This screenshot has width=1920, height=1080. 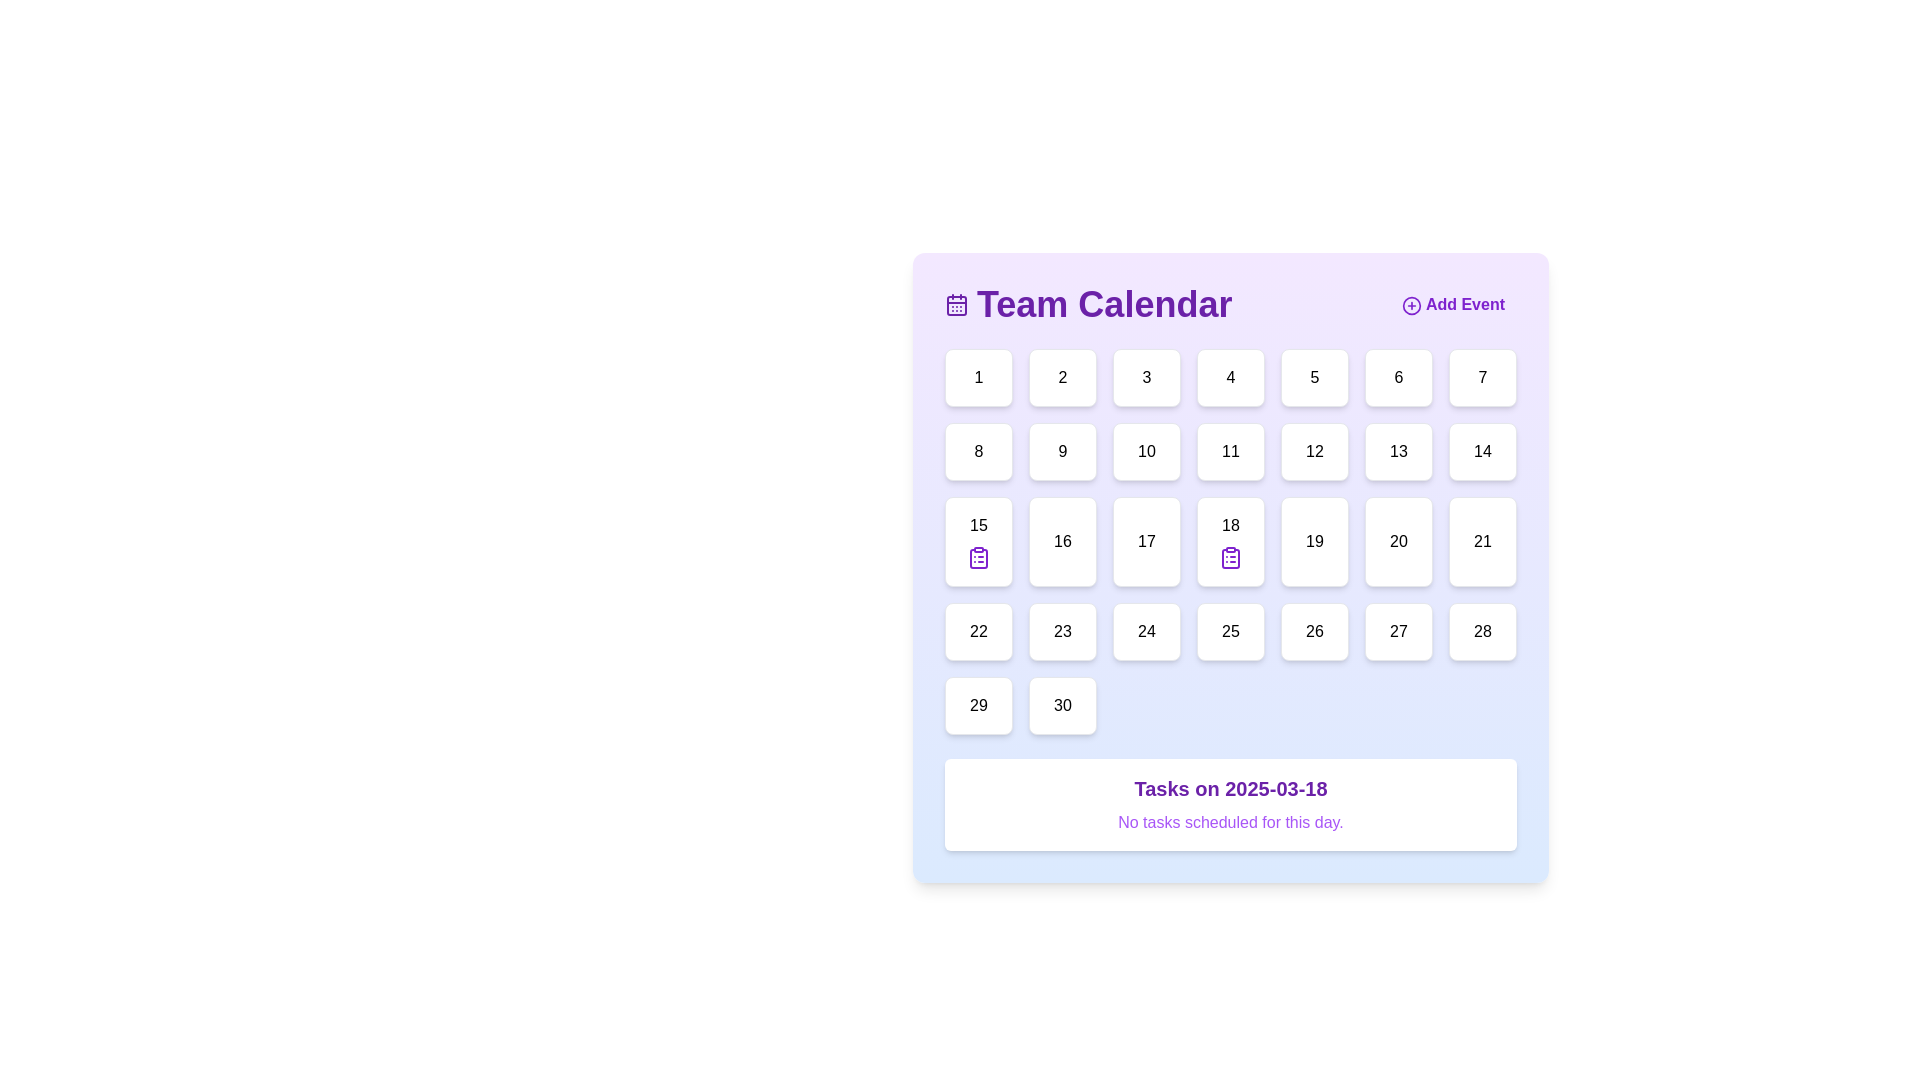 What do you see at coordinates (1410, 305) in the screenshot?
I see `the 'Add Event' button located in the top-right corner of the calendar interface, which features a circular decorative component resembling a '+' sign` at bounding box center [1410, 305].